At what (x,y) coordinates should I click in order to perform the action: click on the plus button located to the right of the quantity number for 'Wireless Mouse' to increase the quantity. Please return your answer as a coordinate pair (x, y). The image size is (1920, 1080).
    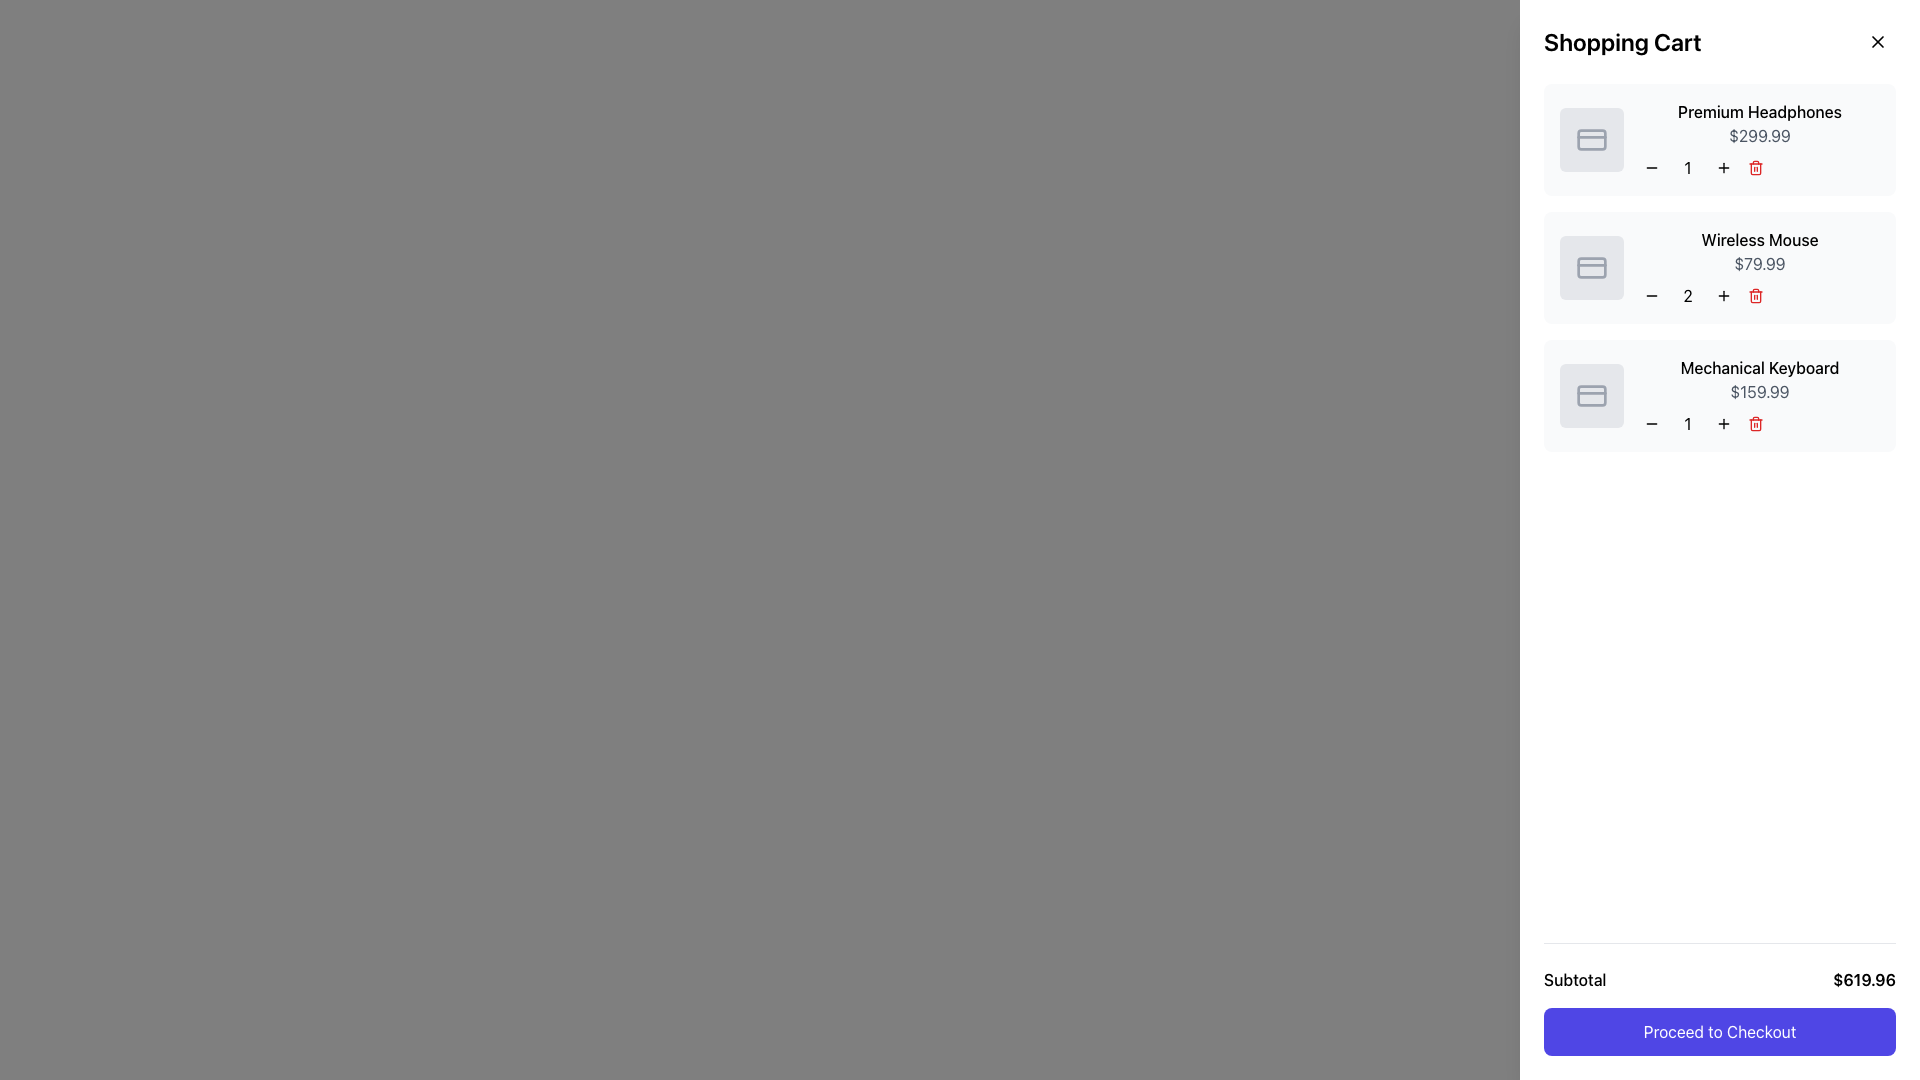
    Looking at the image, I should click on (1722, 296).